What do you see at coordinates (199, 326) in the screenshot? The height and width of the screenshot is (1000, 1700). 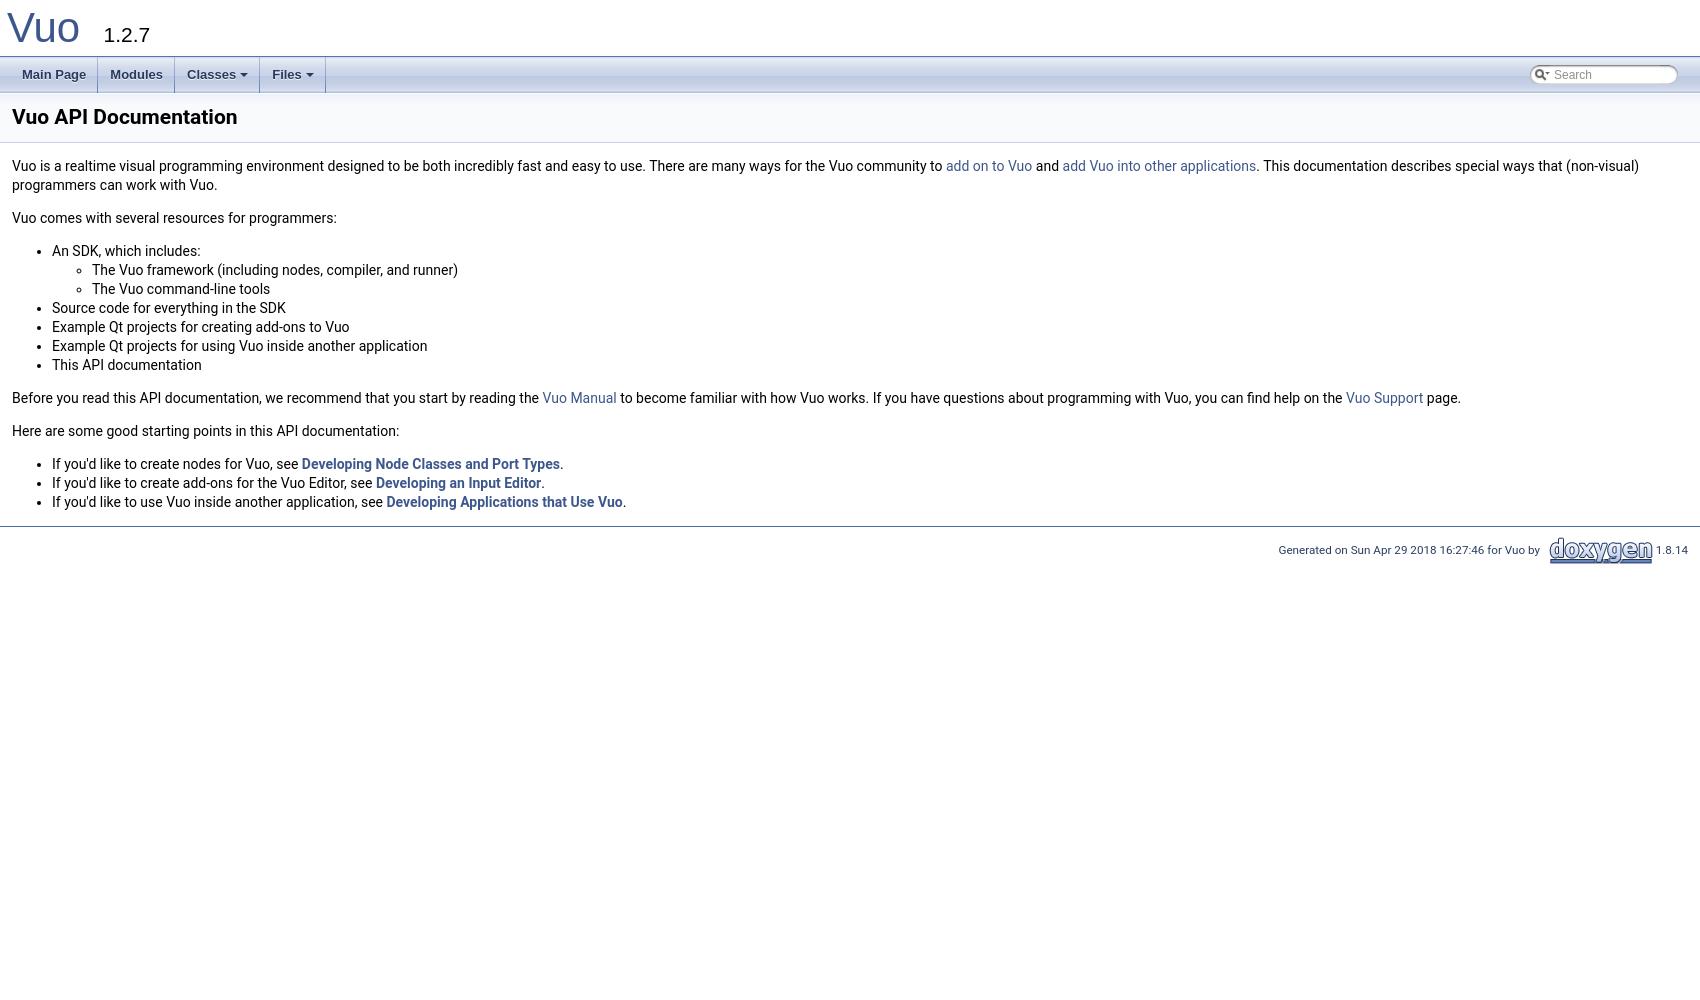 I see `'Example Qt projects for creating add-ons to Vuo'` at bounding box center [199, 326].